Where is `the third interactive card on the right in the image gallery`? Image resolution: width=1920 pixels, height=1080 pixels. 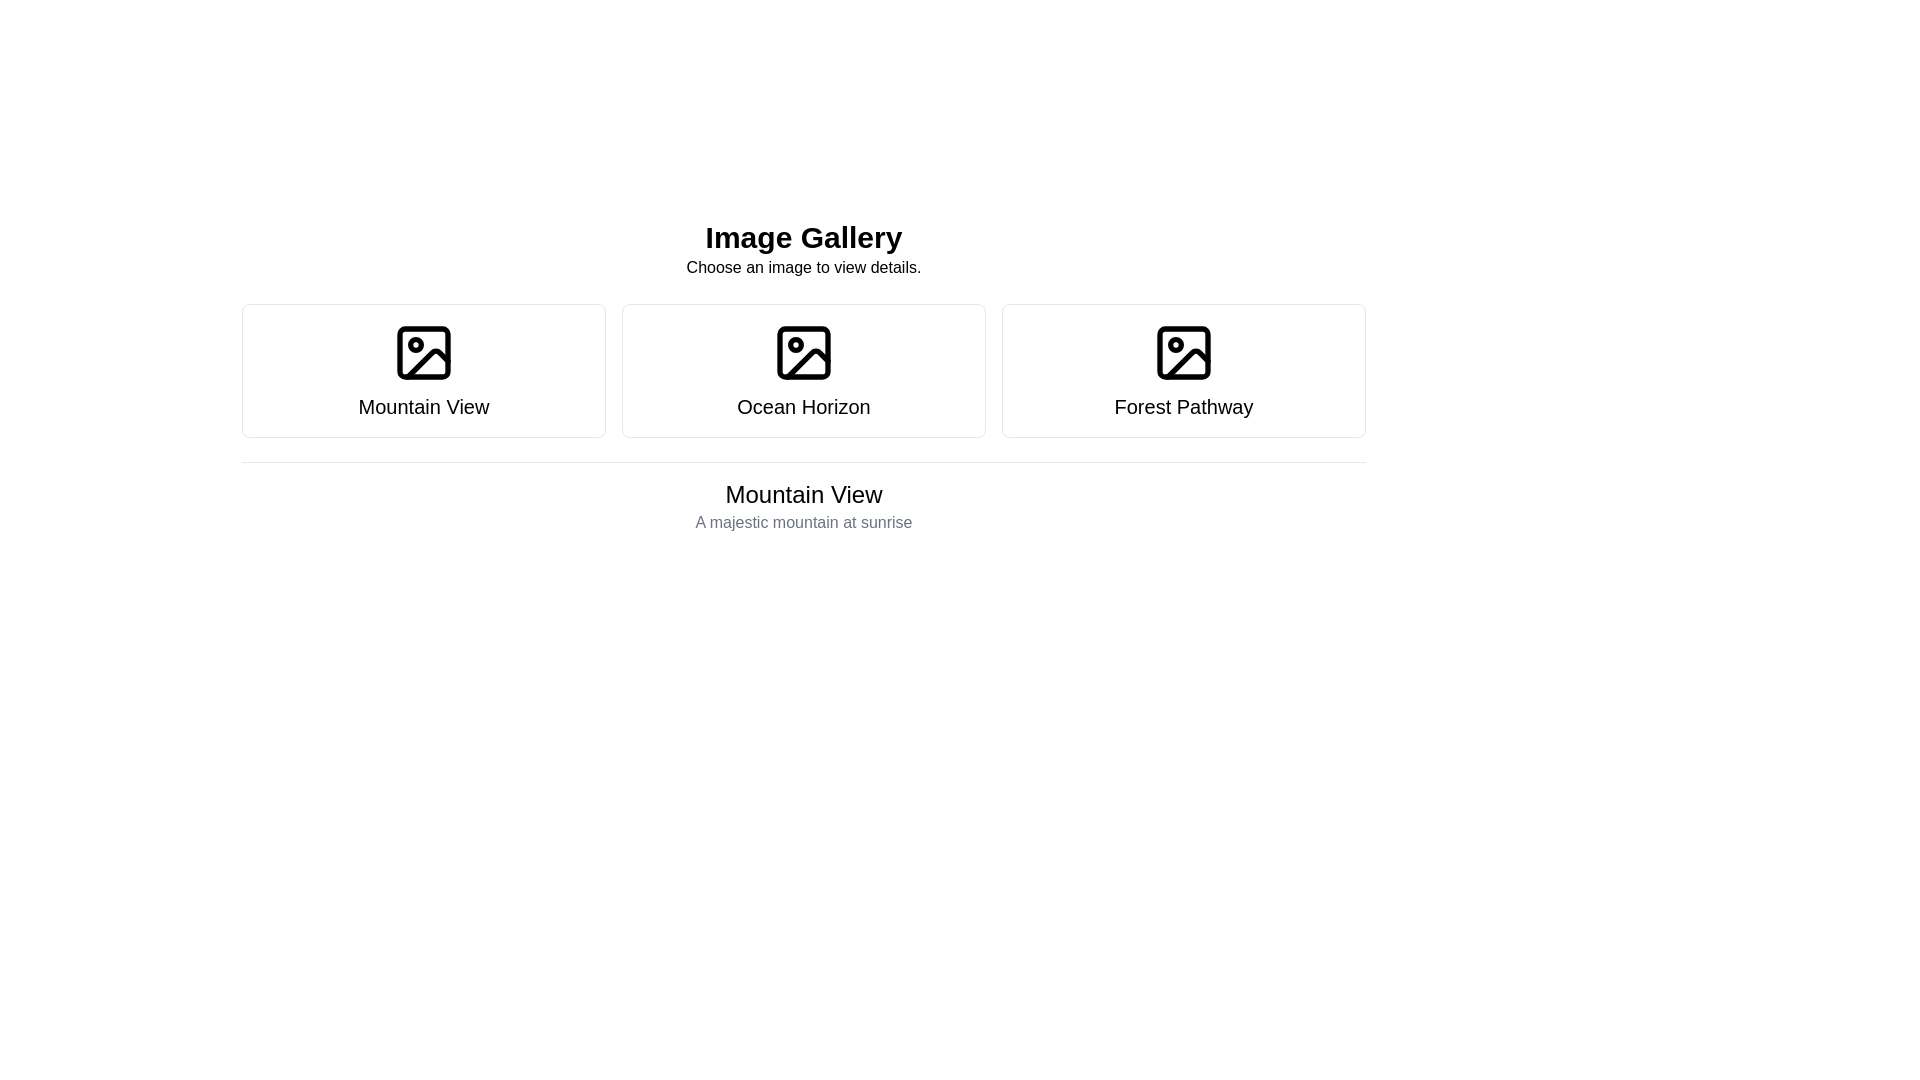 the third interactive card on the right in the image gallery is located at coordinates (1184, 370).